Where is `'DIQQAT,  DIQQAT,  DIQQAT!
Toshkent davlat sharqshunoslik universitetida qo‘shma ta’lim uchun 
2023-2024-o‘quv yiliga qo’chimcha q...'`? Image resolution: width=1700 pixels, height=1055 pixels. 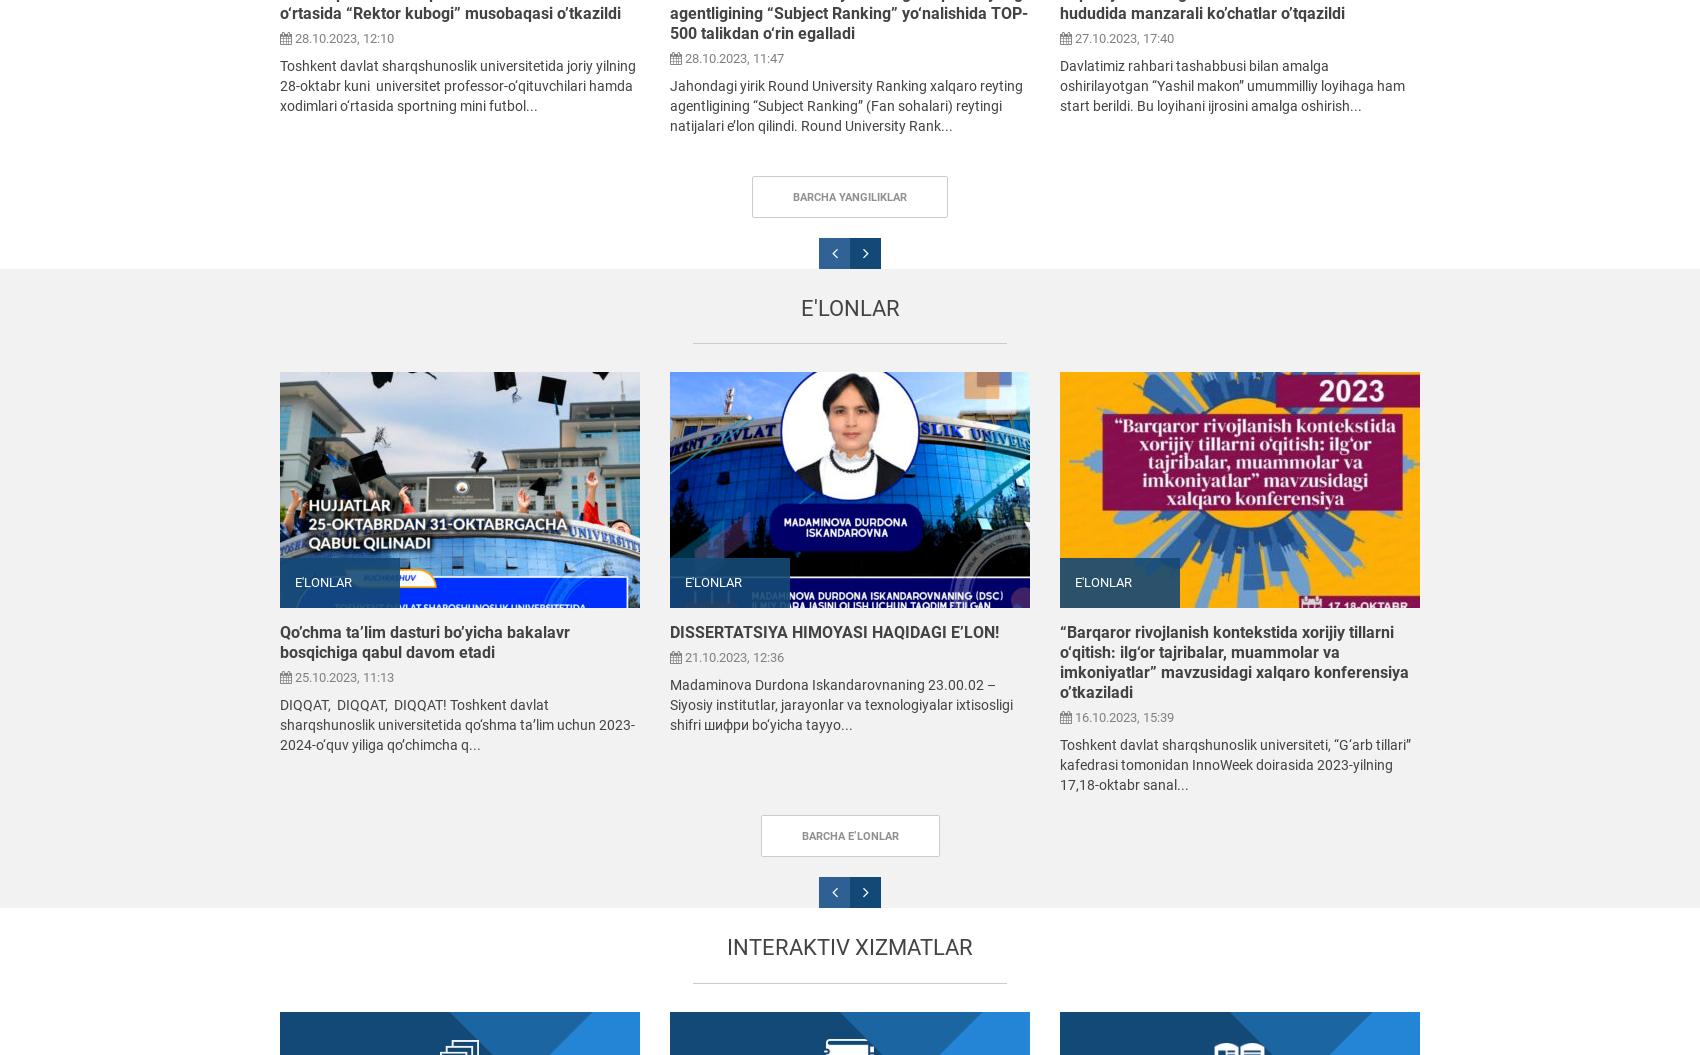
'DIQQAT,  DIQQAT,  DIQQAT!
Toshkent davlat sharqshunoslik universitetida qo‘shma ta’lim uchun 
2023-2024-o‘quv yiliga qo’chimcha q...' is located at coordinates (457, 724).